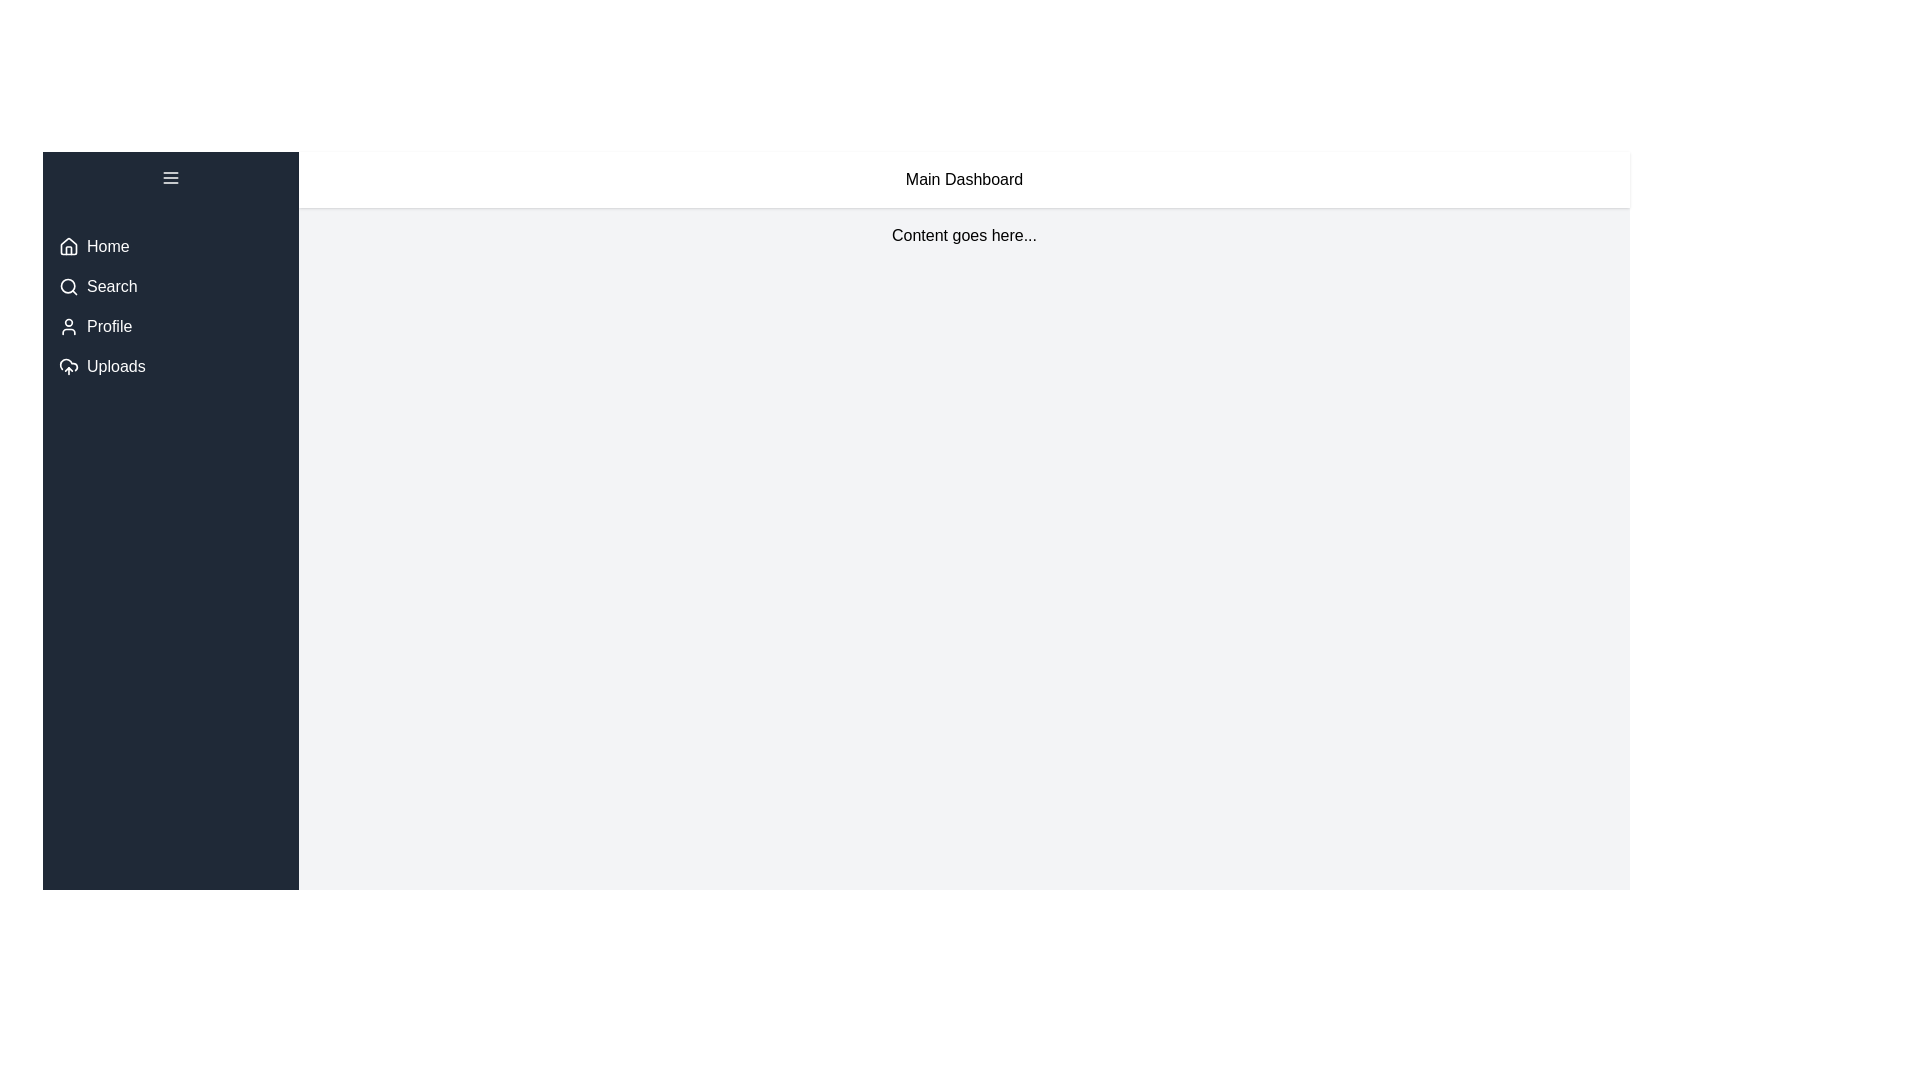  What do you see at coordinates (68, 245) in the screenshot?
I see `the 'Home' icon located at the top of the left vertical menu, adjacent to the text label 'Home'` at bounding box center [68, 245].